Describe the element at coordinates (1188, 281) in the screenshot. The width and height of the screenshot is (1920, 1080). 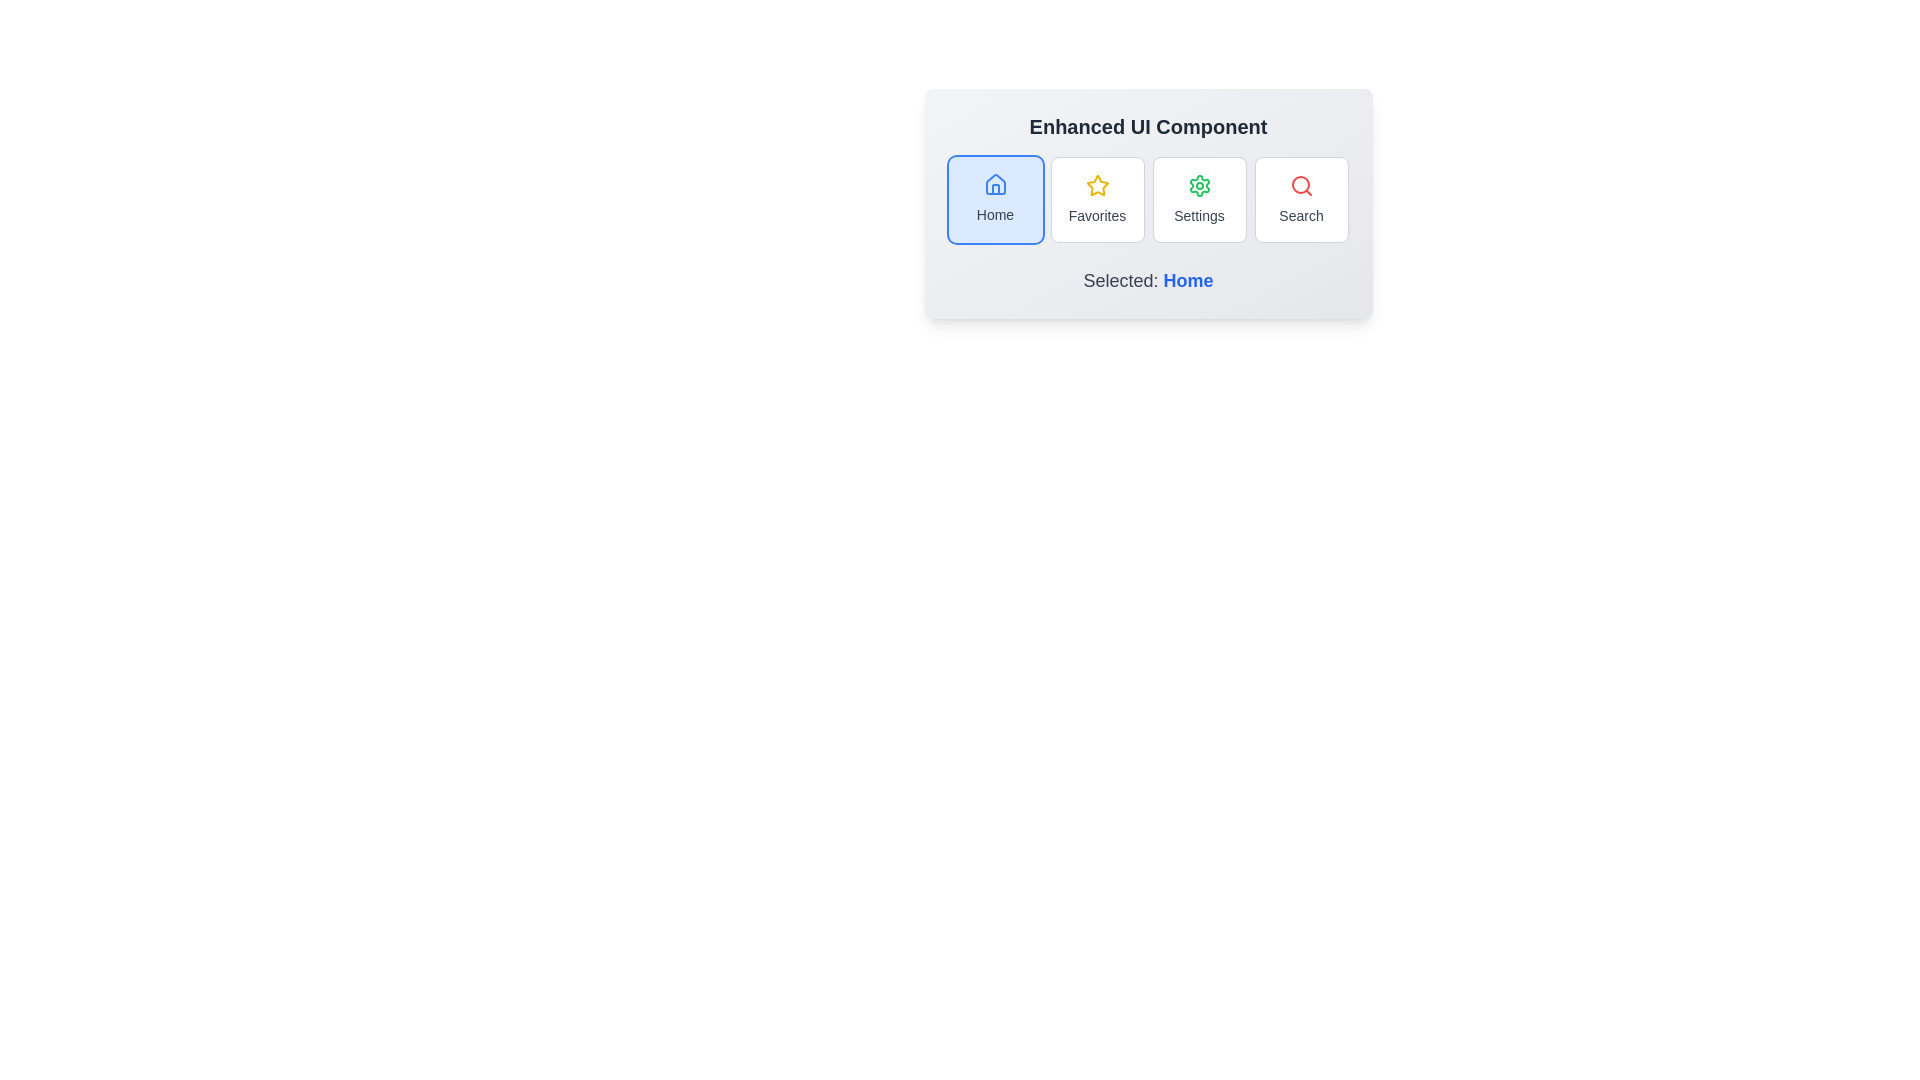
I see `text label that displays 'Home', which is styled in bold blue color and indicates the current selection in the interface` at that location.